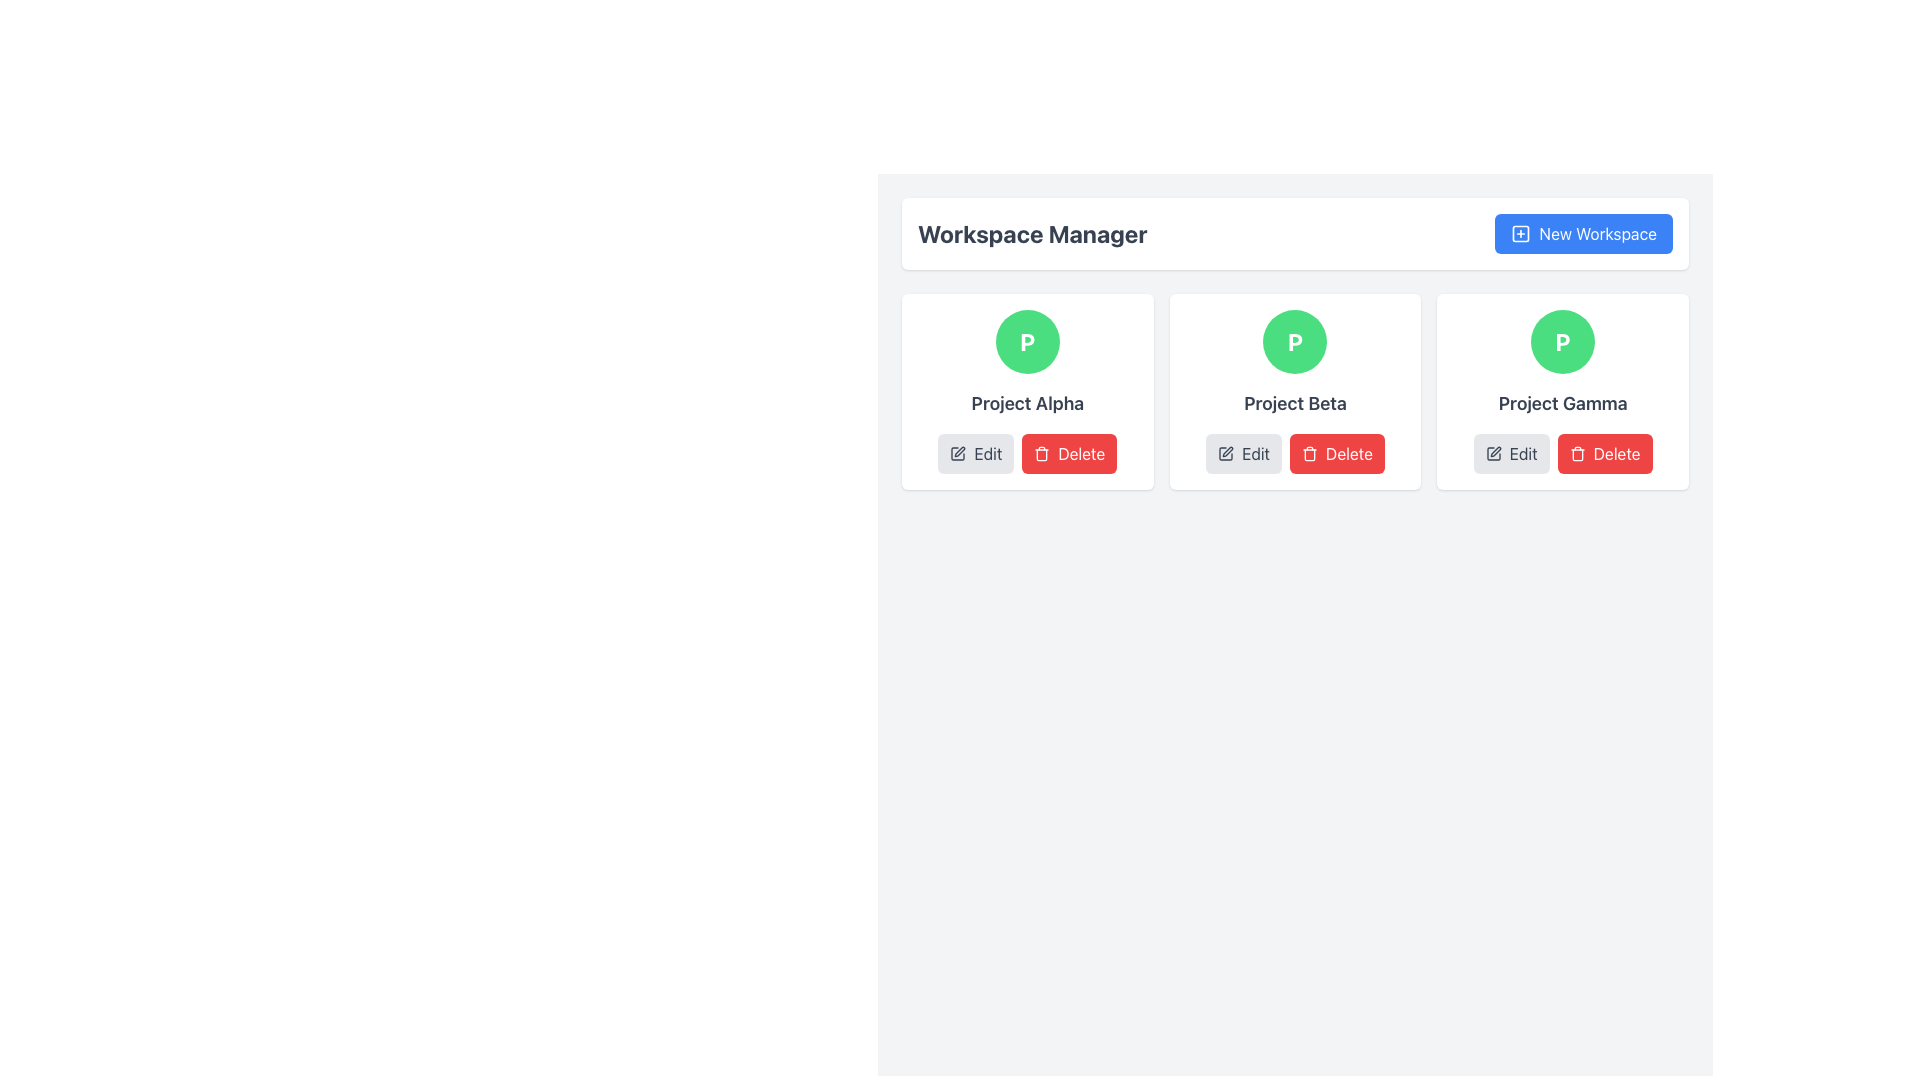  Describe the element at coordinates (1520, 233) in the screenshot. I see `the blue button labeled 'New Workspace' that contains the plus icon, which is represented as a Vector graphic in the SVG` at that location.